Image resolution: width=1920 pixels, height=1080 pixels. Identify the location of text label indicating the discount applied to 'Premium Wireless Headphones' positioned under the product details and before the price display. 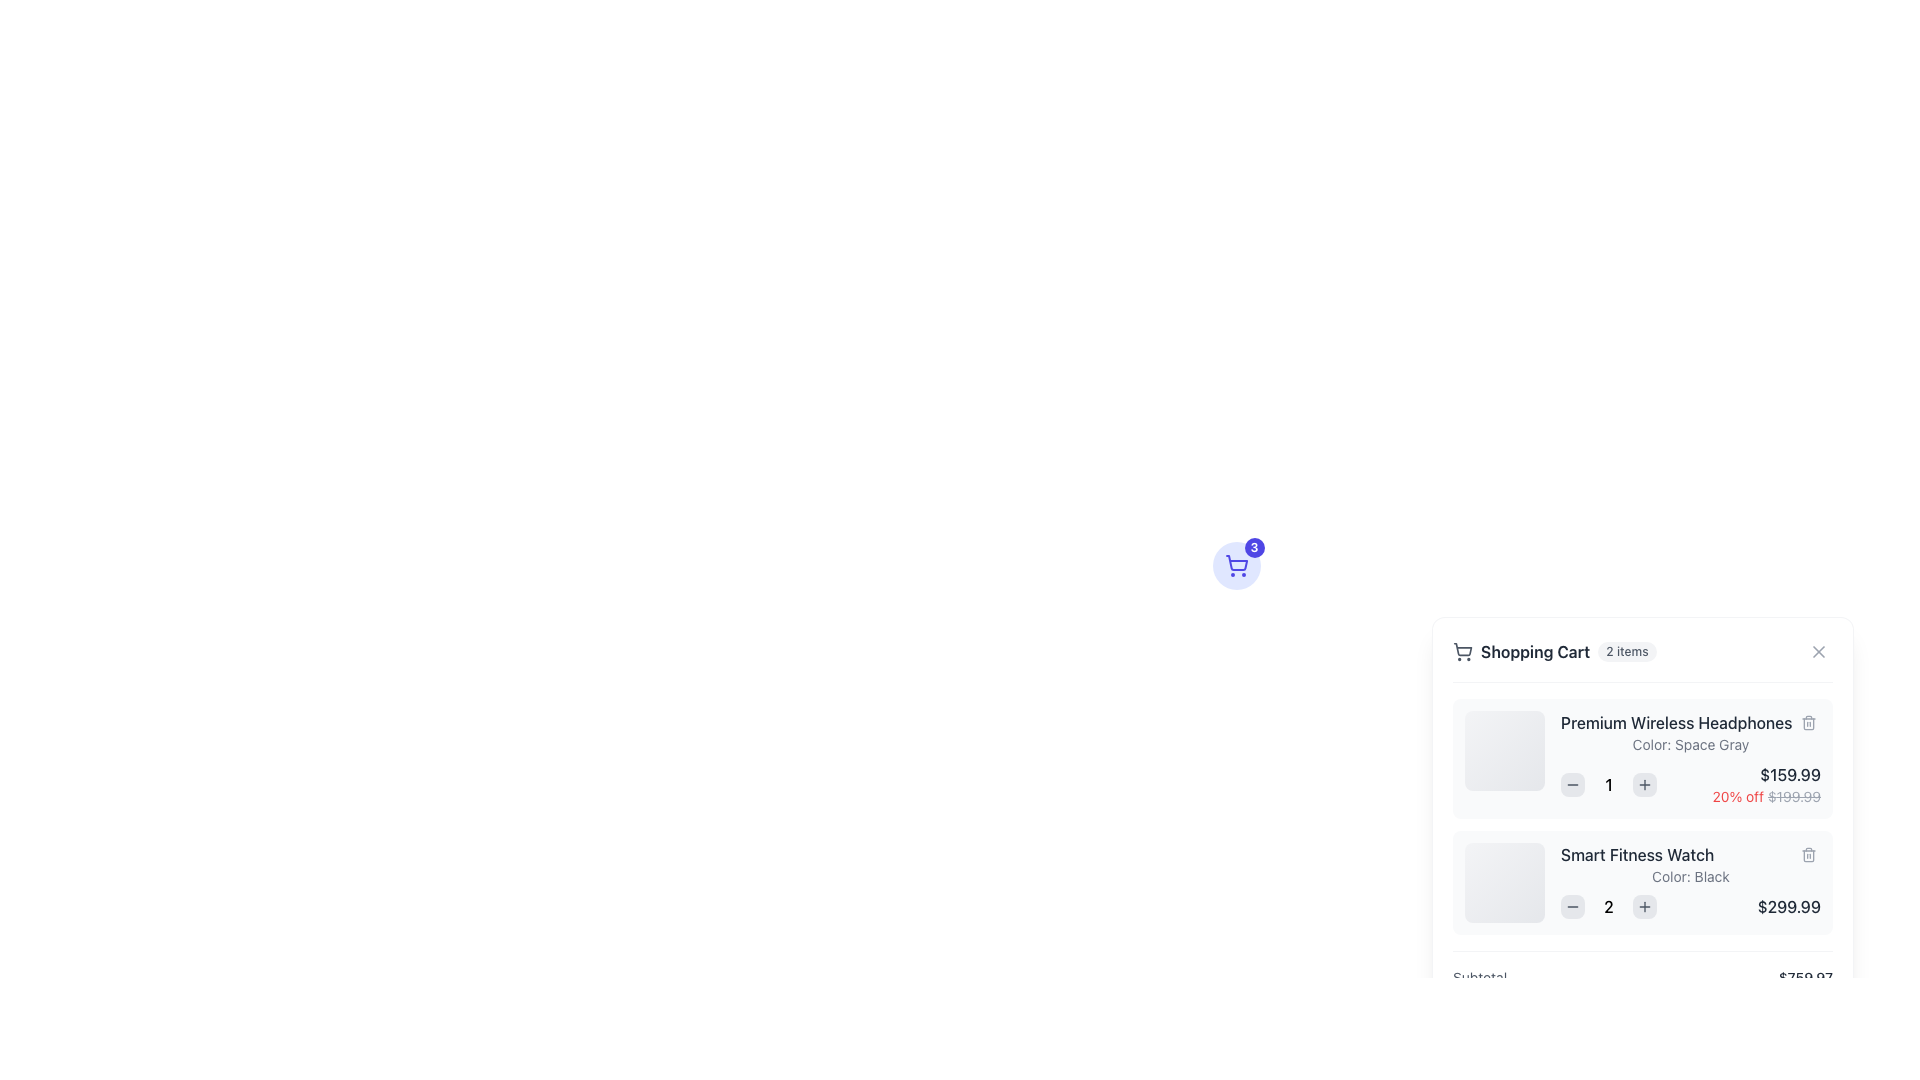
(1737, 795).